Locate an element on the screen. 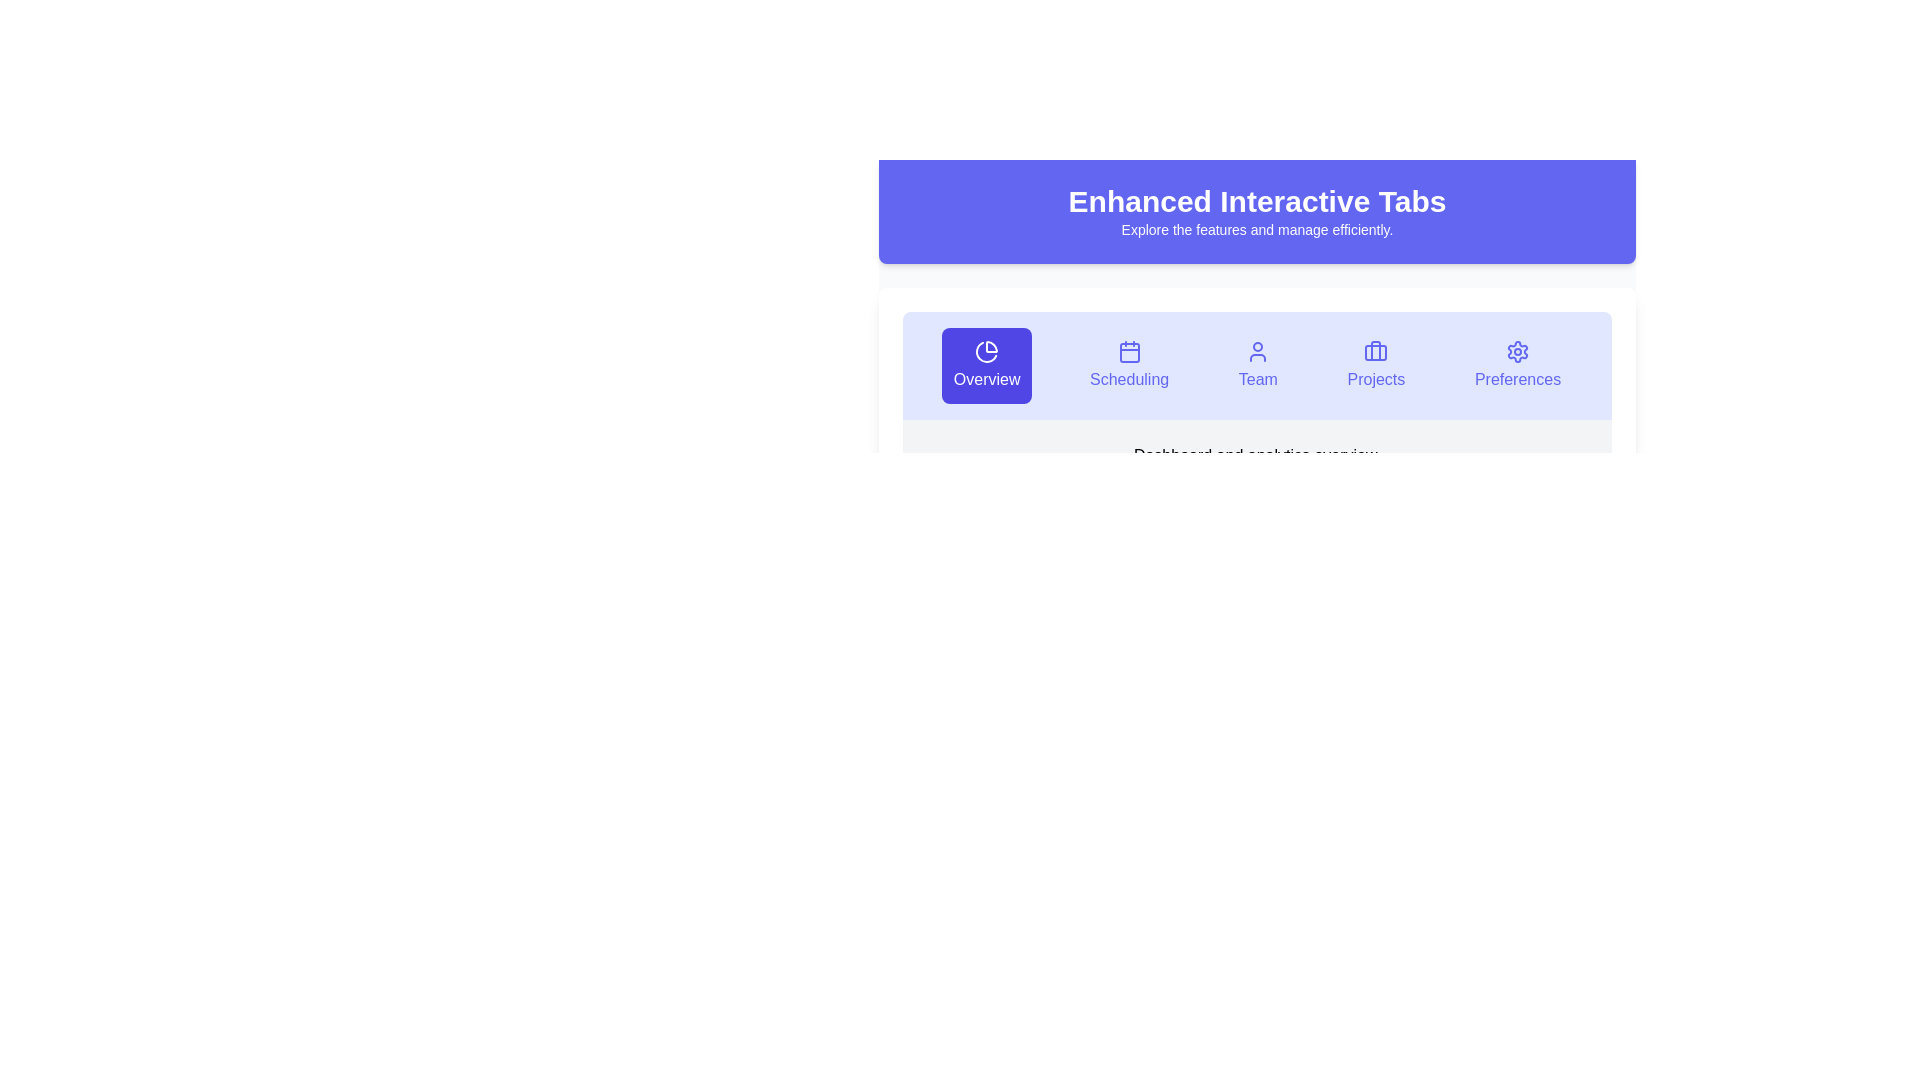 This screenshot has height=1080, width=1920. the 'Preferences' button, which features an indigo gear icon and is located at the end of the horizontal navigation bar is located at coordinates (1517, 366).